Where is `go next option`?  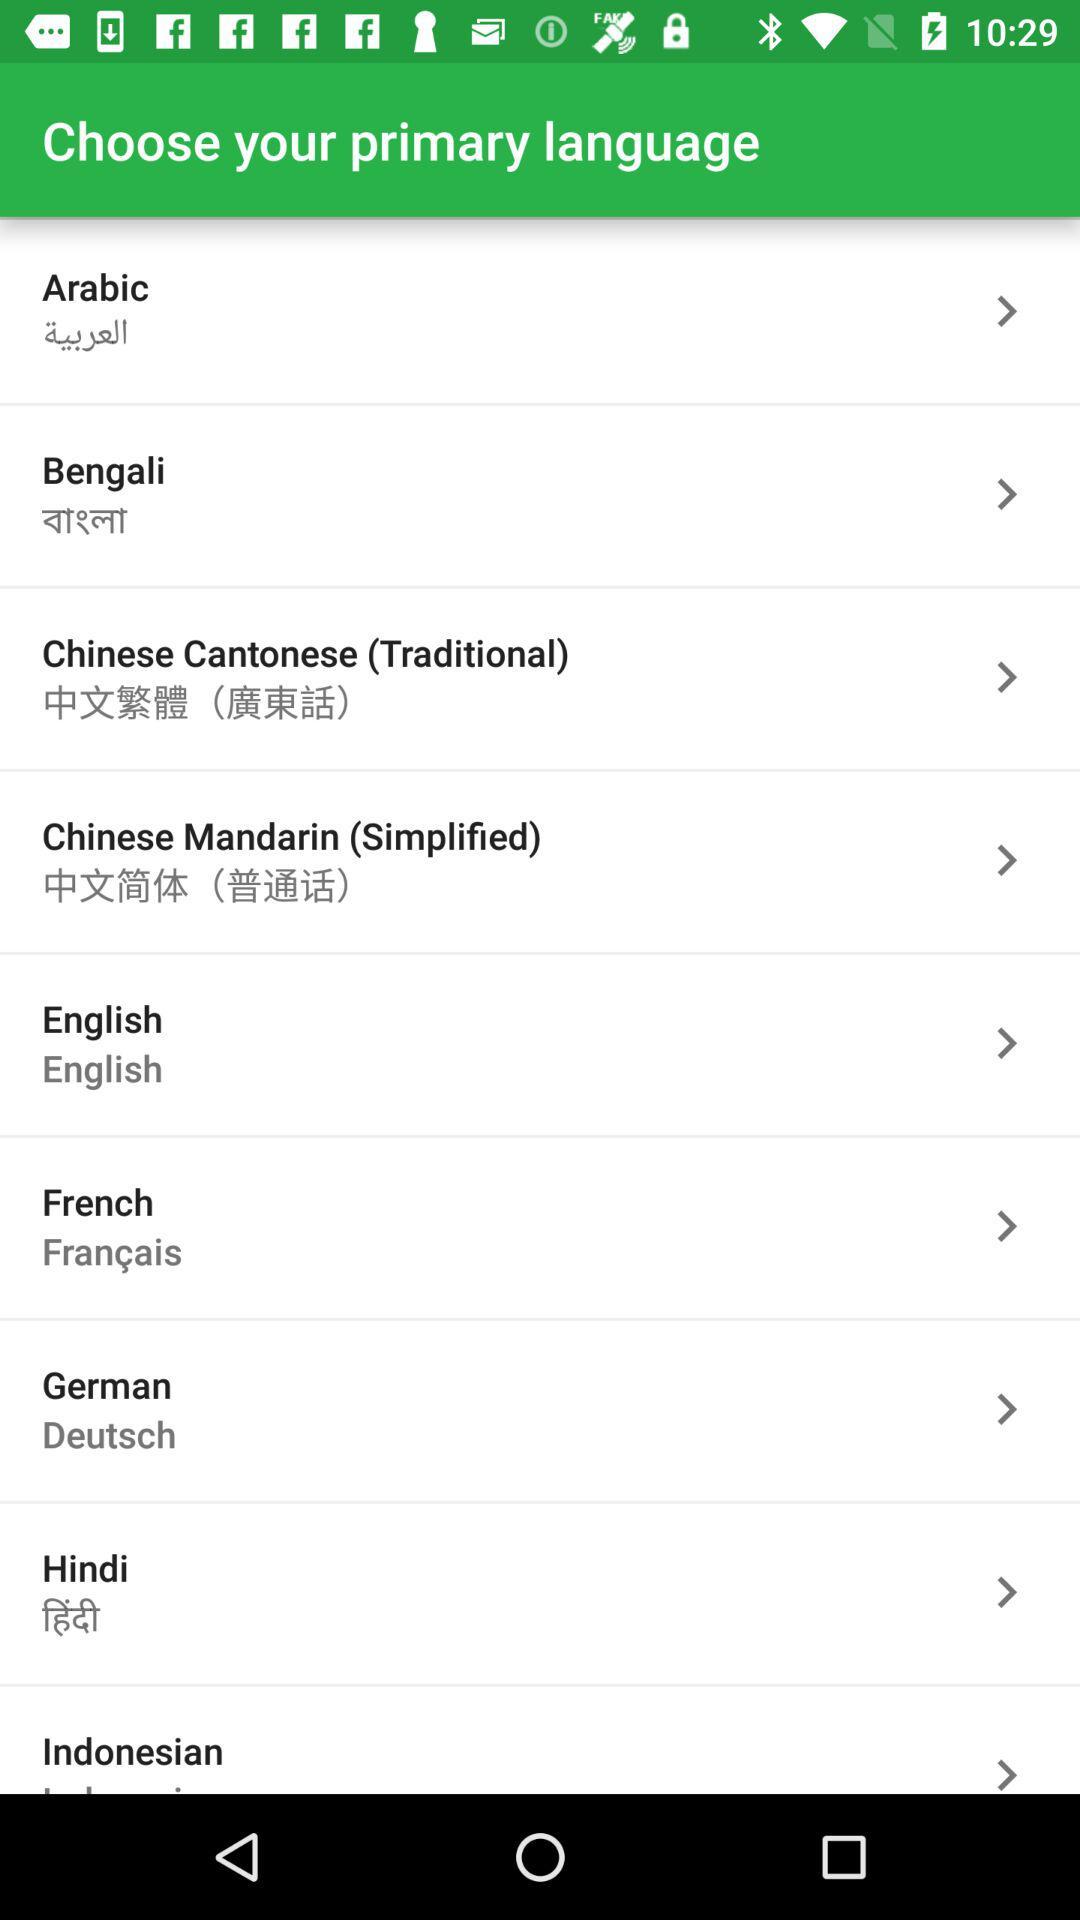 go next option is located at coordinates (1017, 1746).